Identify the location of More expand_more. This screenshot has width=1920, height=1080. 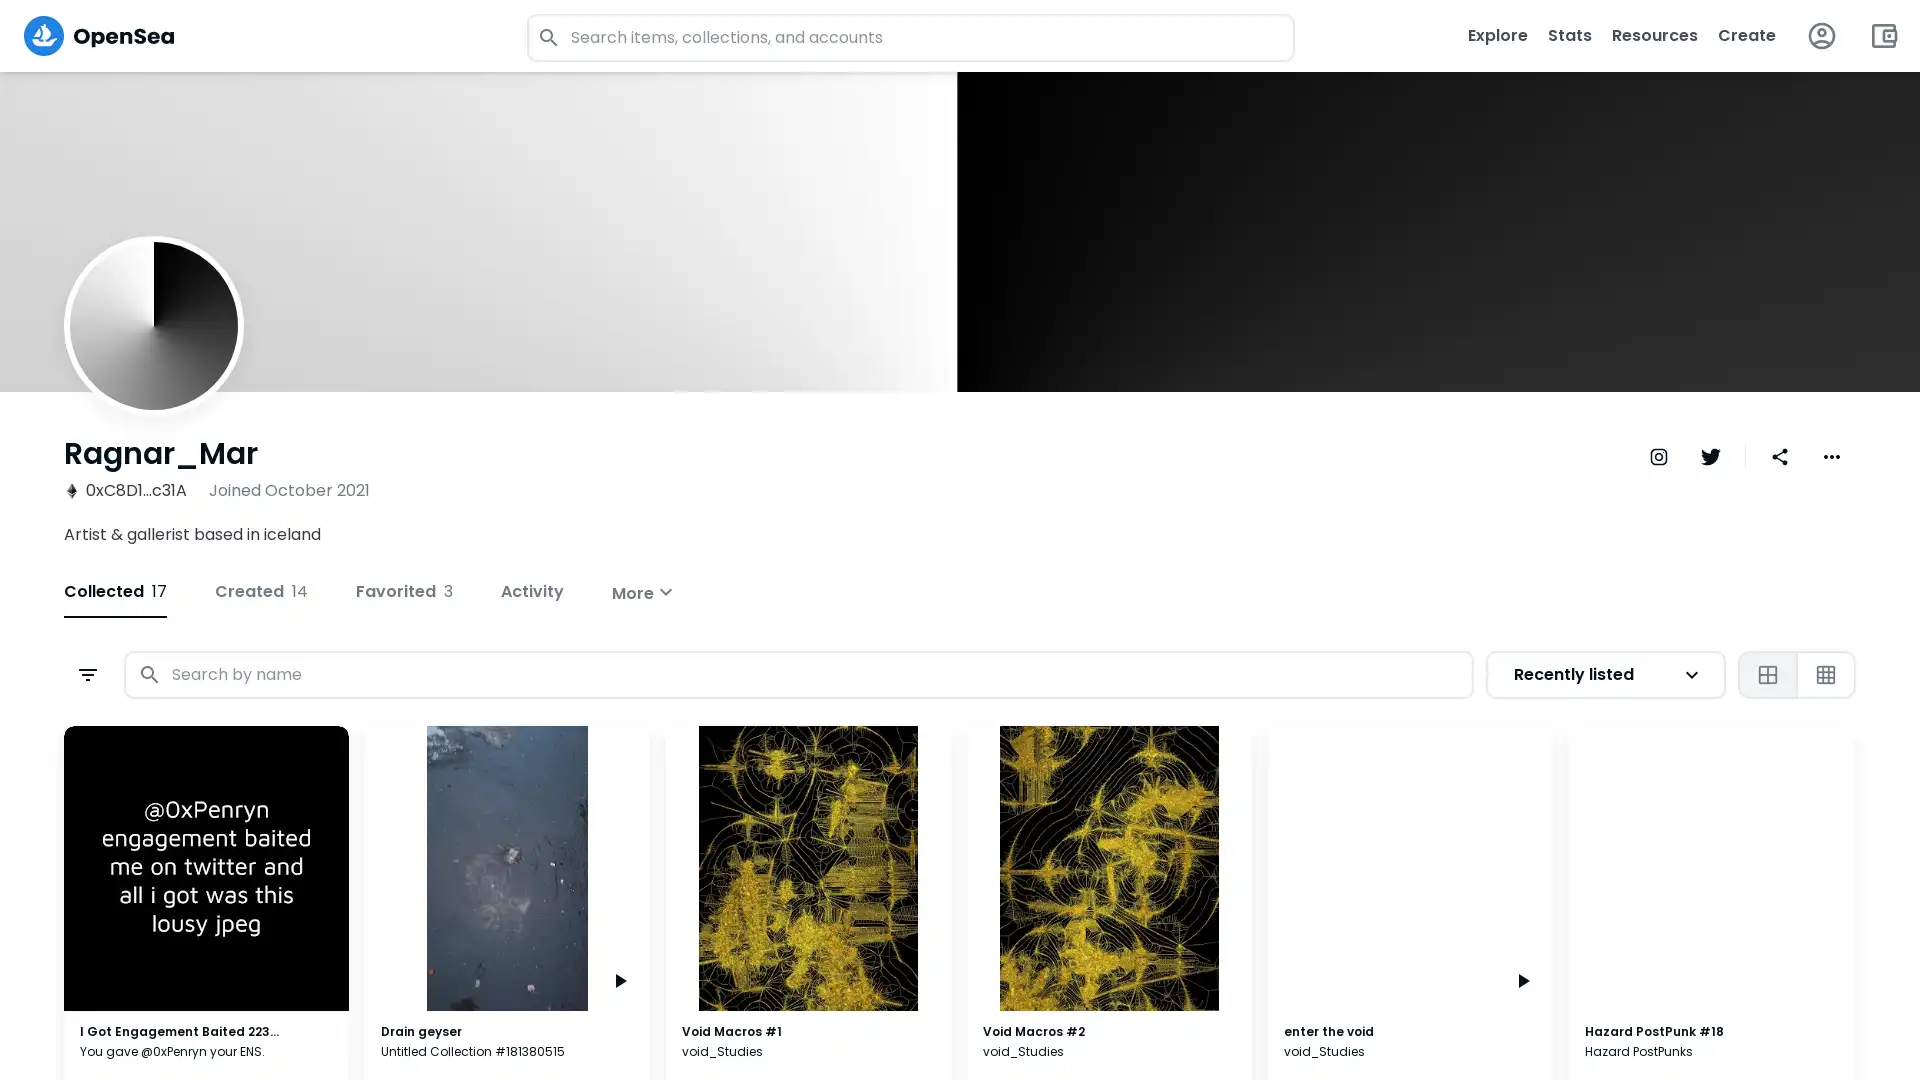
(644, 590).